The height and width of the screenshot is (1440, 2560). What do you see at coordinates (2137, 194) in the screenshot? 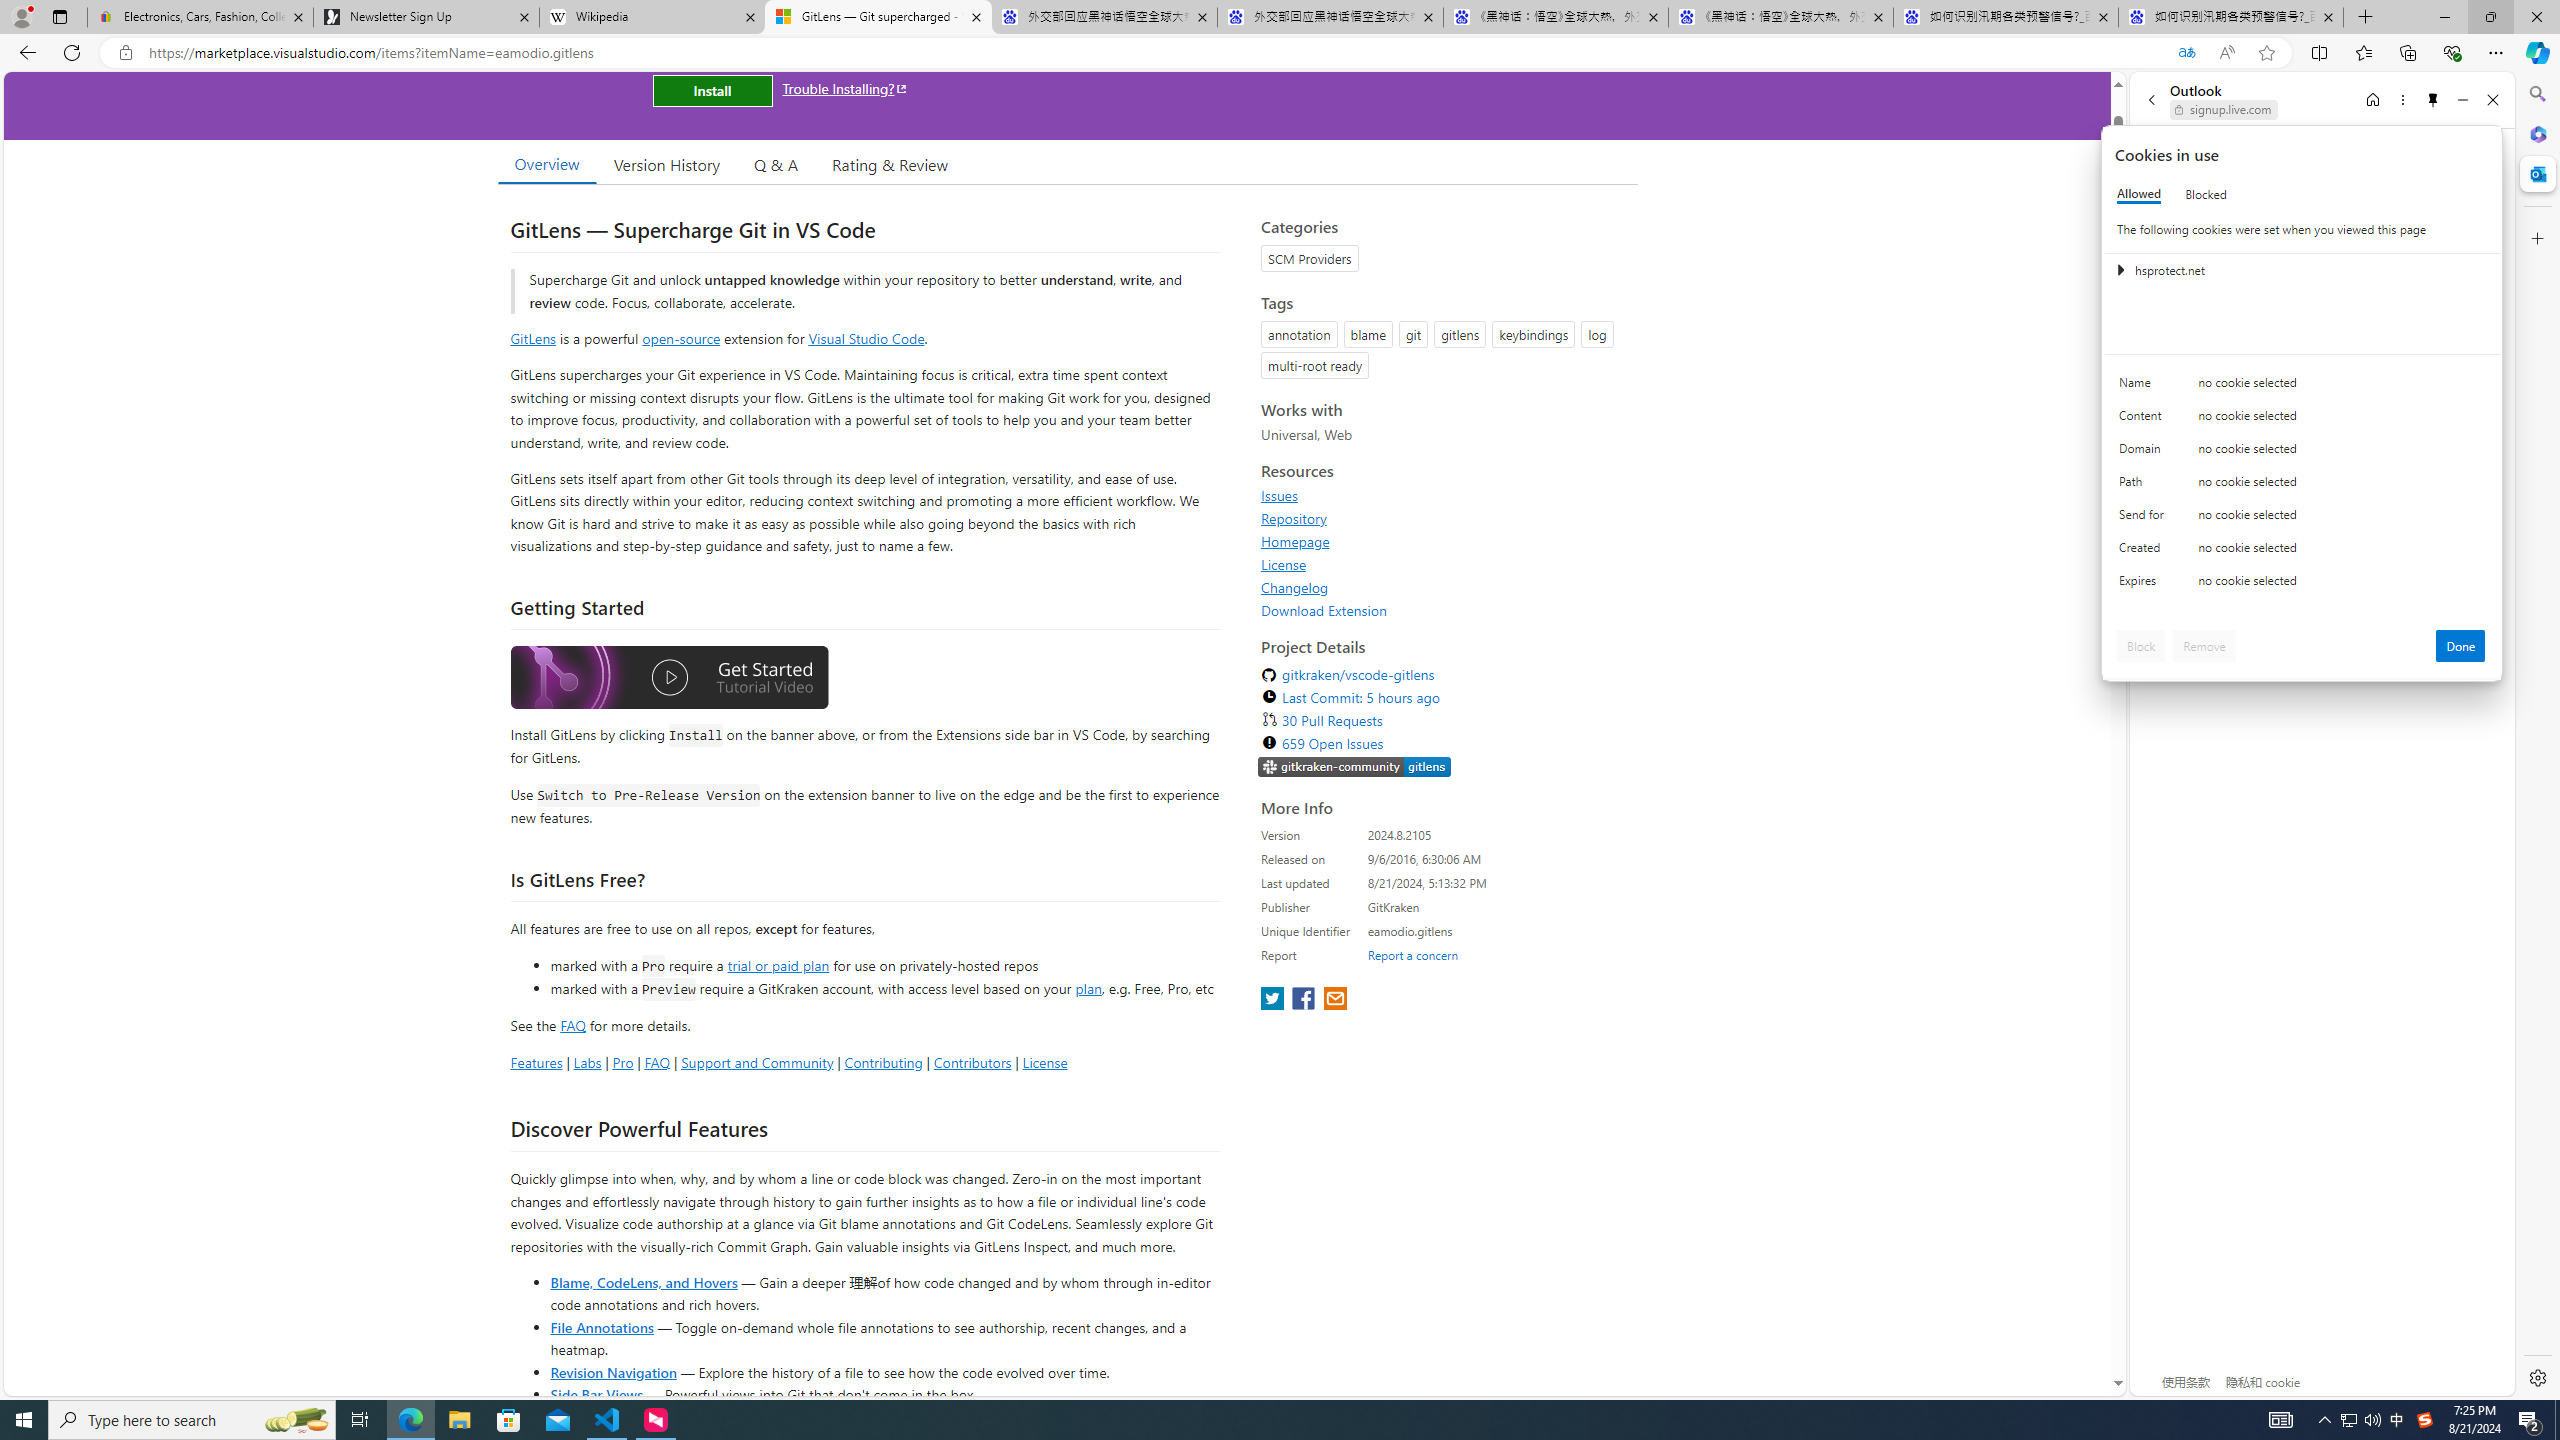
I see `'Allowed'` at bounding box center [2137, 194].